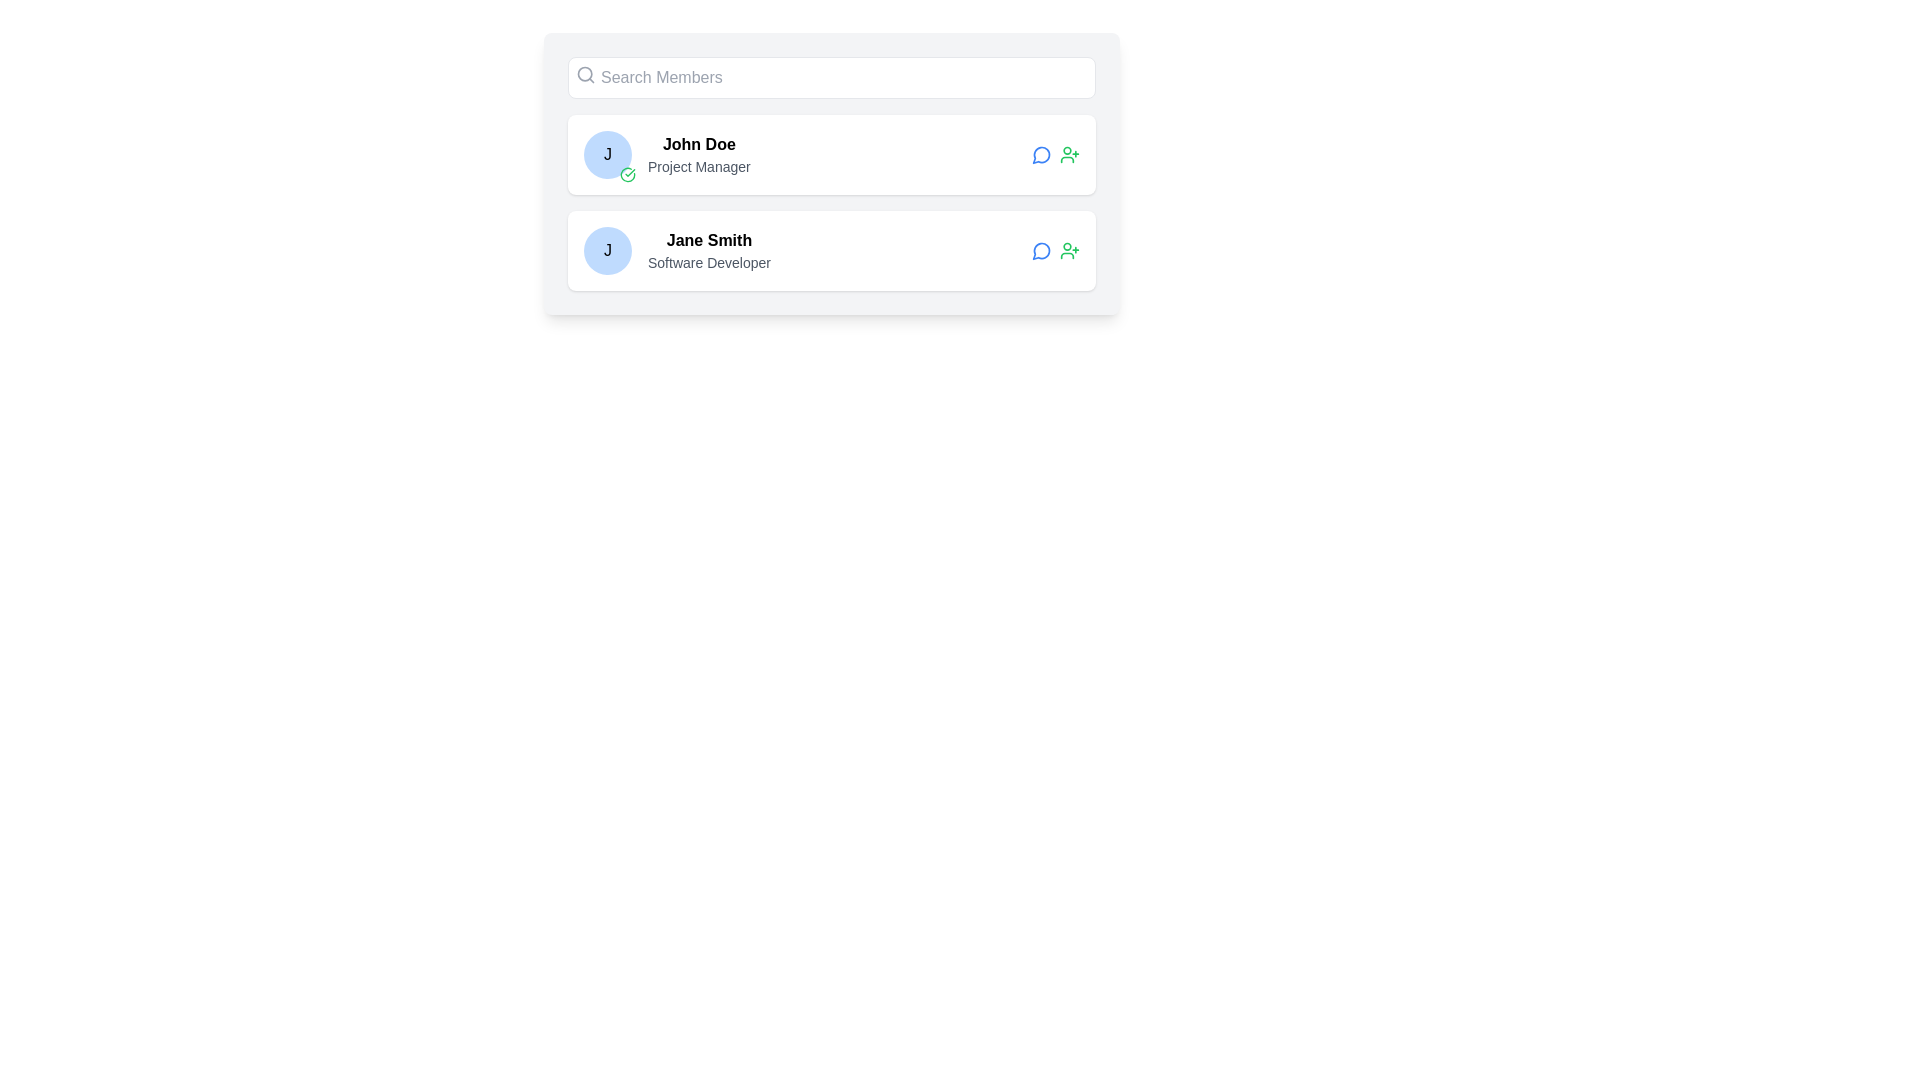  What do you see at coordinates (831, 153) in the screenshot?
I see `the Profile card displaying 'John Doe' and 'Project Manager', which is the first card in the user profiles list located below the search bar` at bounding box center [831, 153].